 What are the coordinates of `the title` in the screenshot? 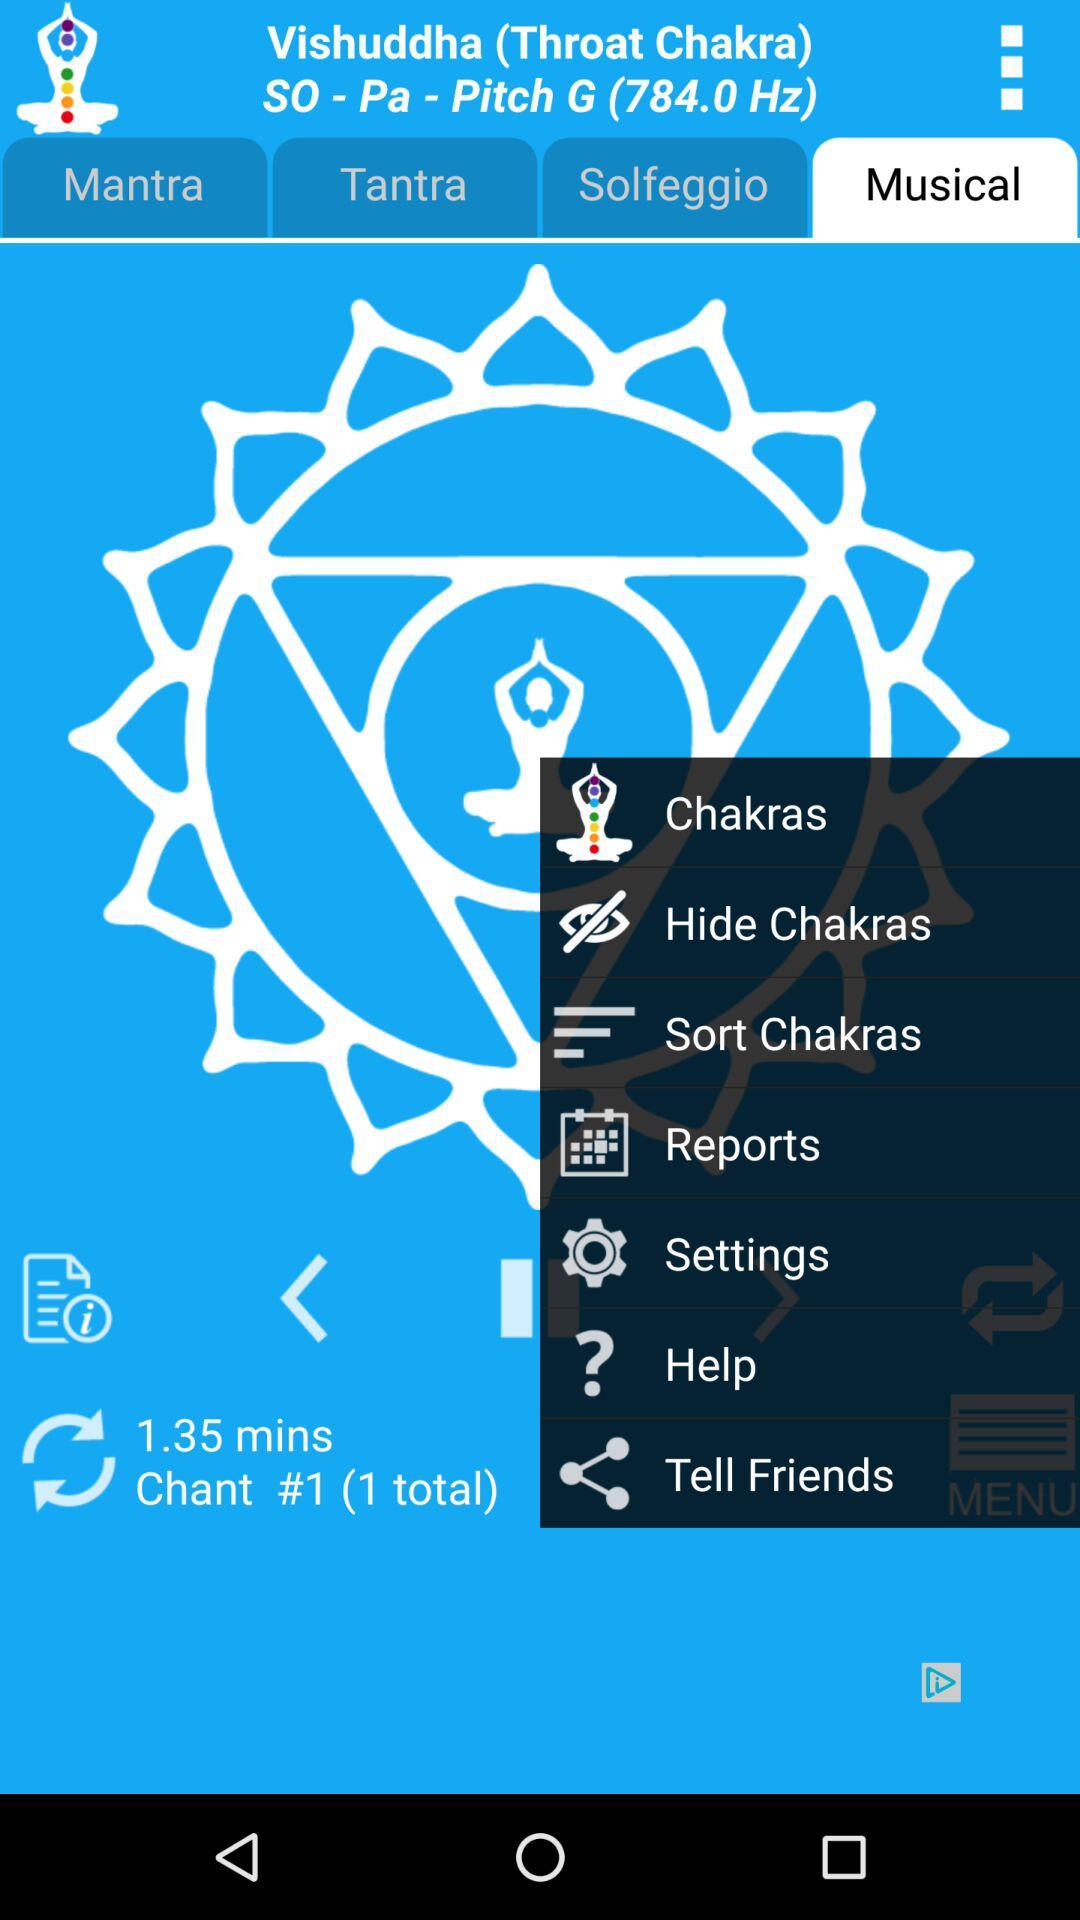 It's located at (540, 67).